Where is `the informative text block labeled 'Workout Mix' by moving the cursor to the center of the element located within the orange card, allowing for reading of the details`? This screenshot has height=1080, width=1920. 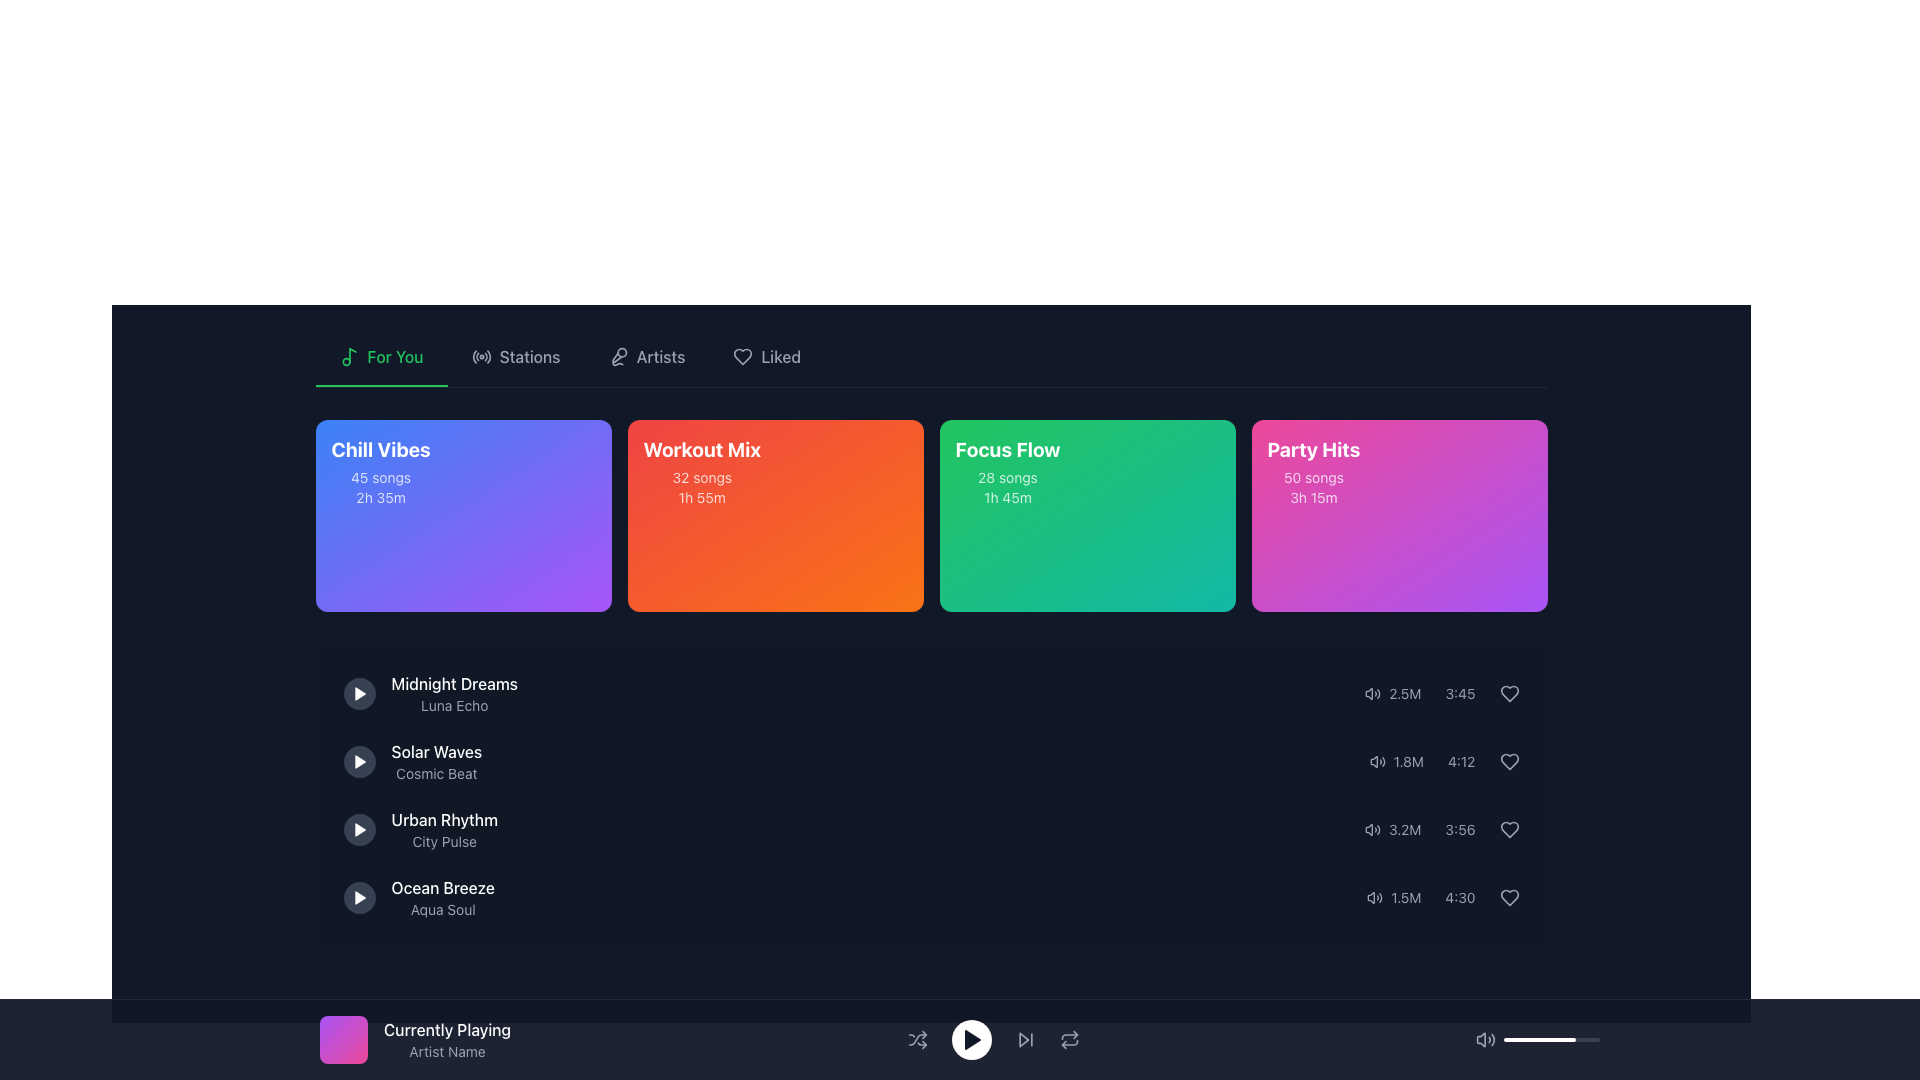 the informative text block labeled 'Workout Mix' by moving the cursor to the center of the element located within the orange card, allowing for reading of the details is located at coordinates (702, 471).